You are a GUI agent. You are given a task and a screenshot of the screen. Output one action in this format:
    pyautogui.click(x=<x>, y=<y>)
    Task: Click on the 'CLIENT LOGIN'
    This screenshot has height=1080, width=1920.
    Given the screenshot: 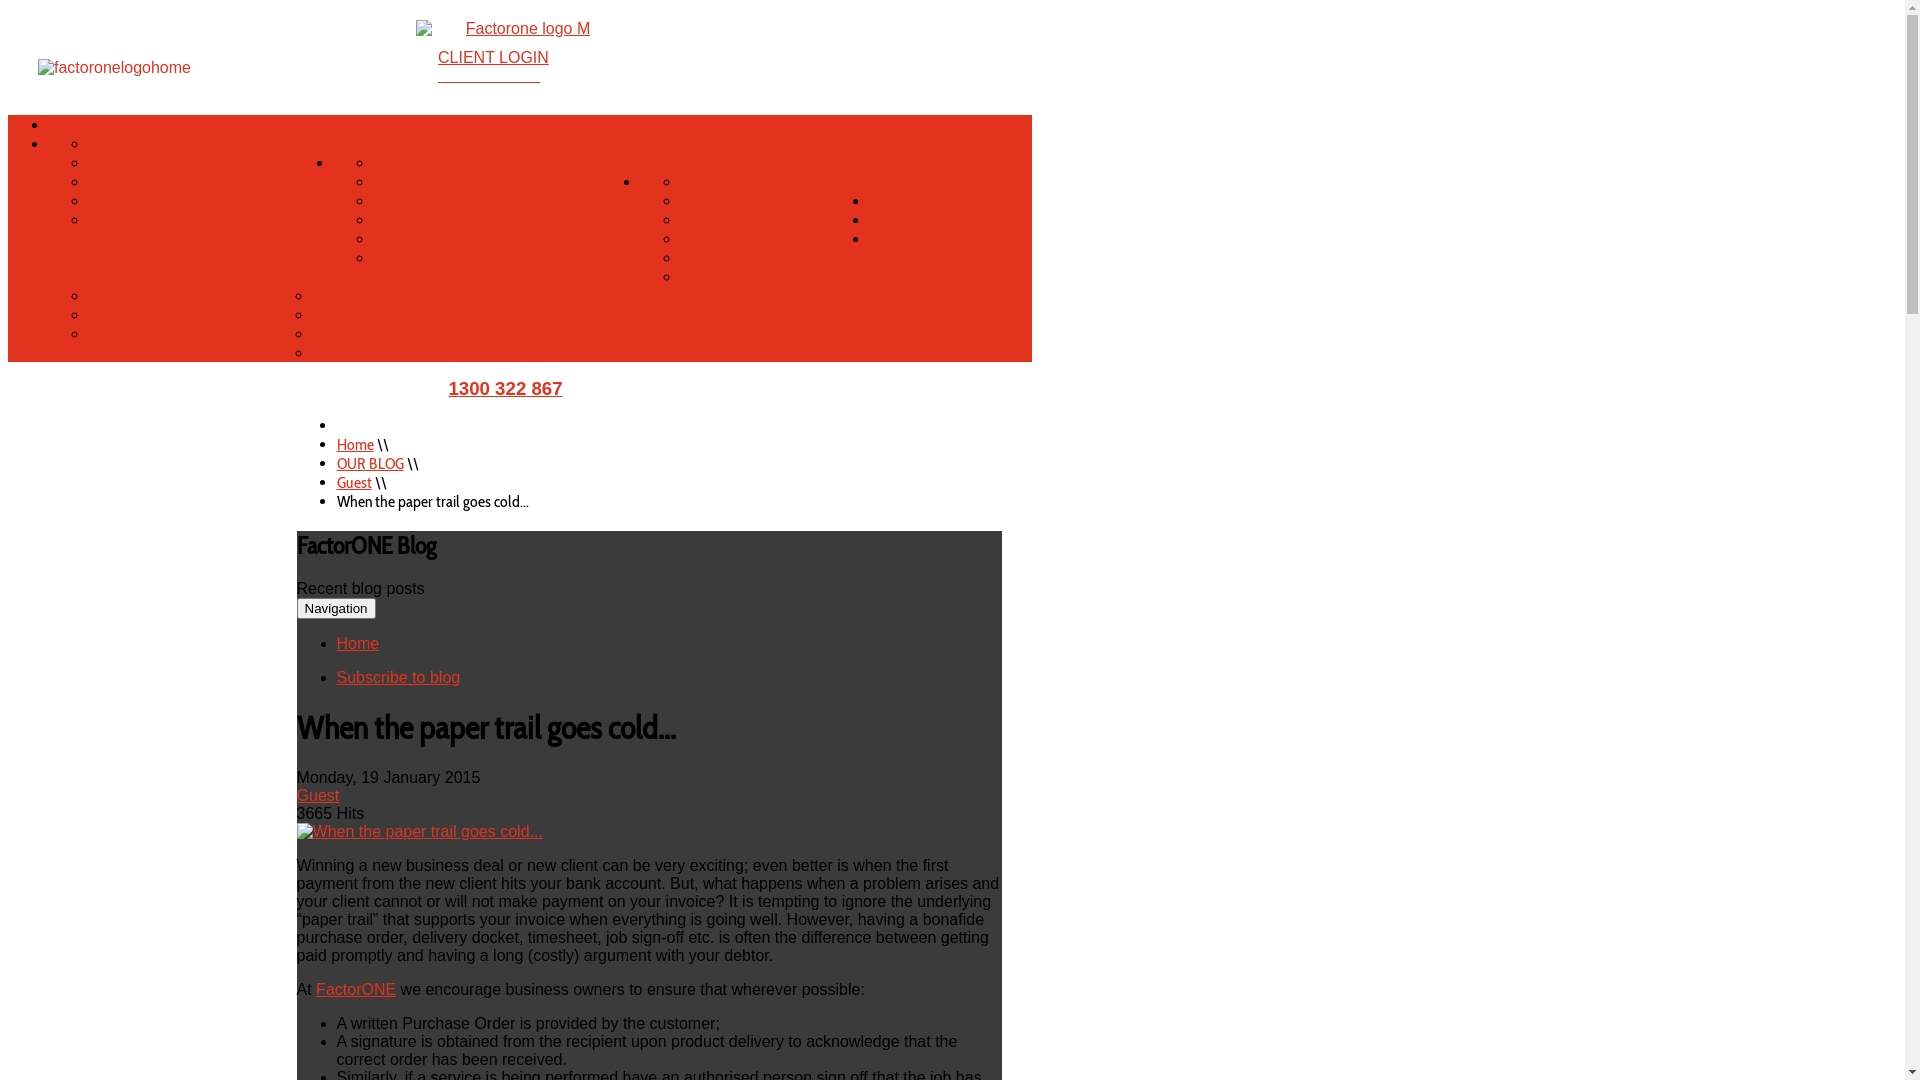 What is the action you would take?
    pyautogui.click(x=493, y=56)
    